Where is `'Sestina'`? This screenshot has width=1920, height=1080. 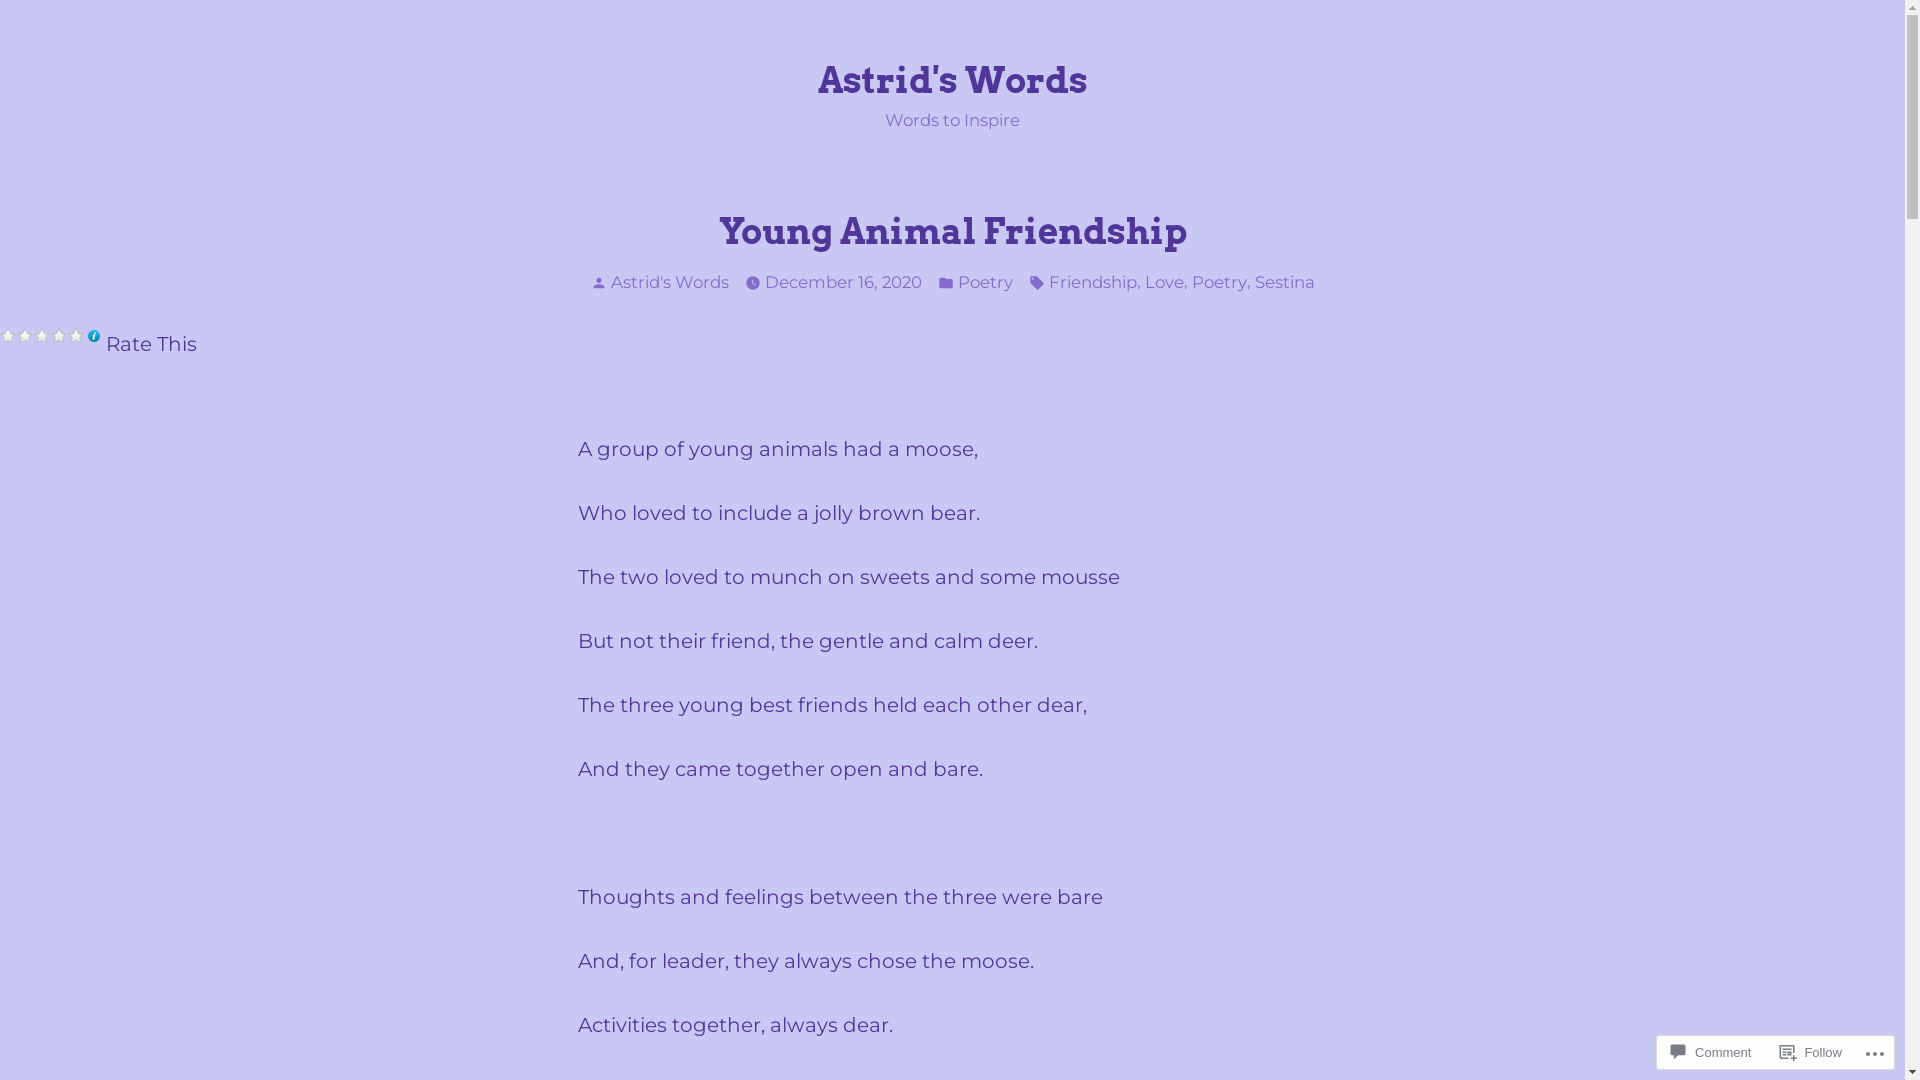
'Sestina' is located at coordinates (1283, 282).